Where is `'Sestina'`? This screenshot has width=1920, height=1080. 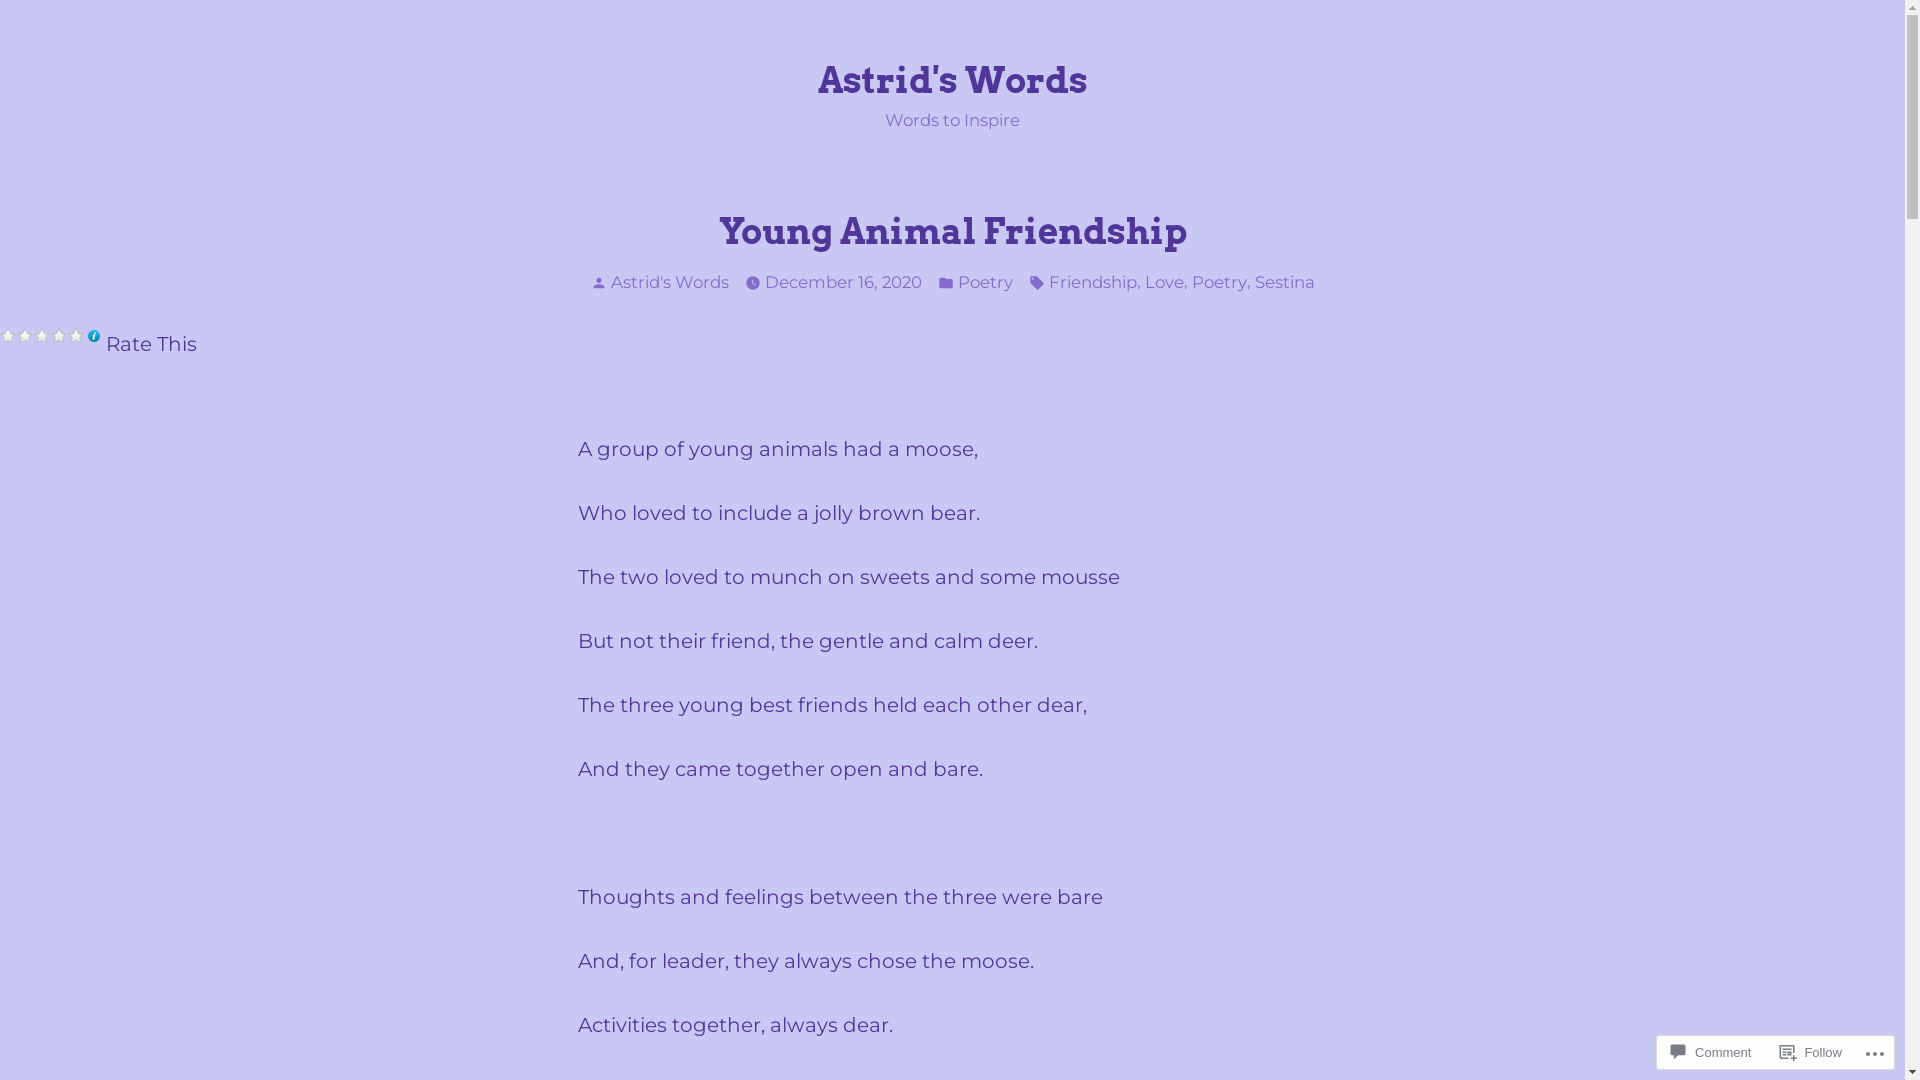
'Sestina' is located at coordinates (1283, 282).